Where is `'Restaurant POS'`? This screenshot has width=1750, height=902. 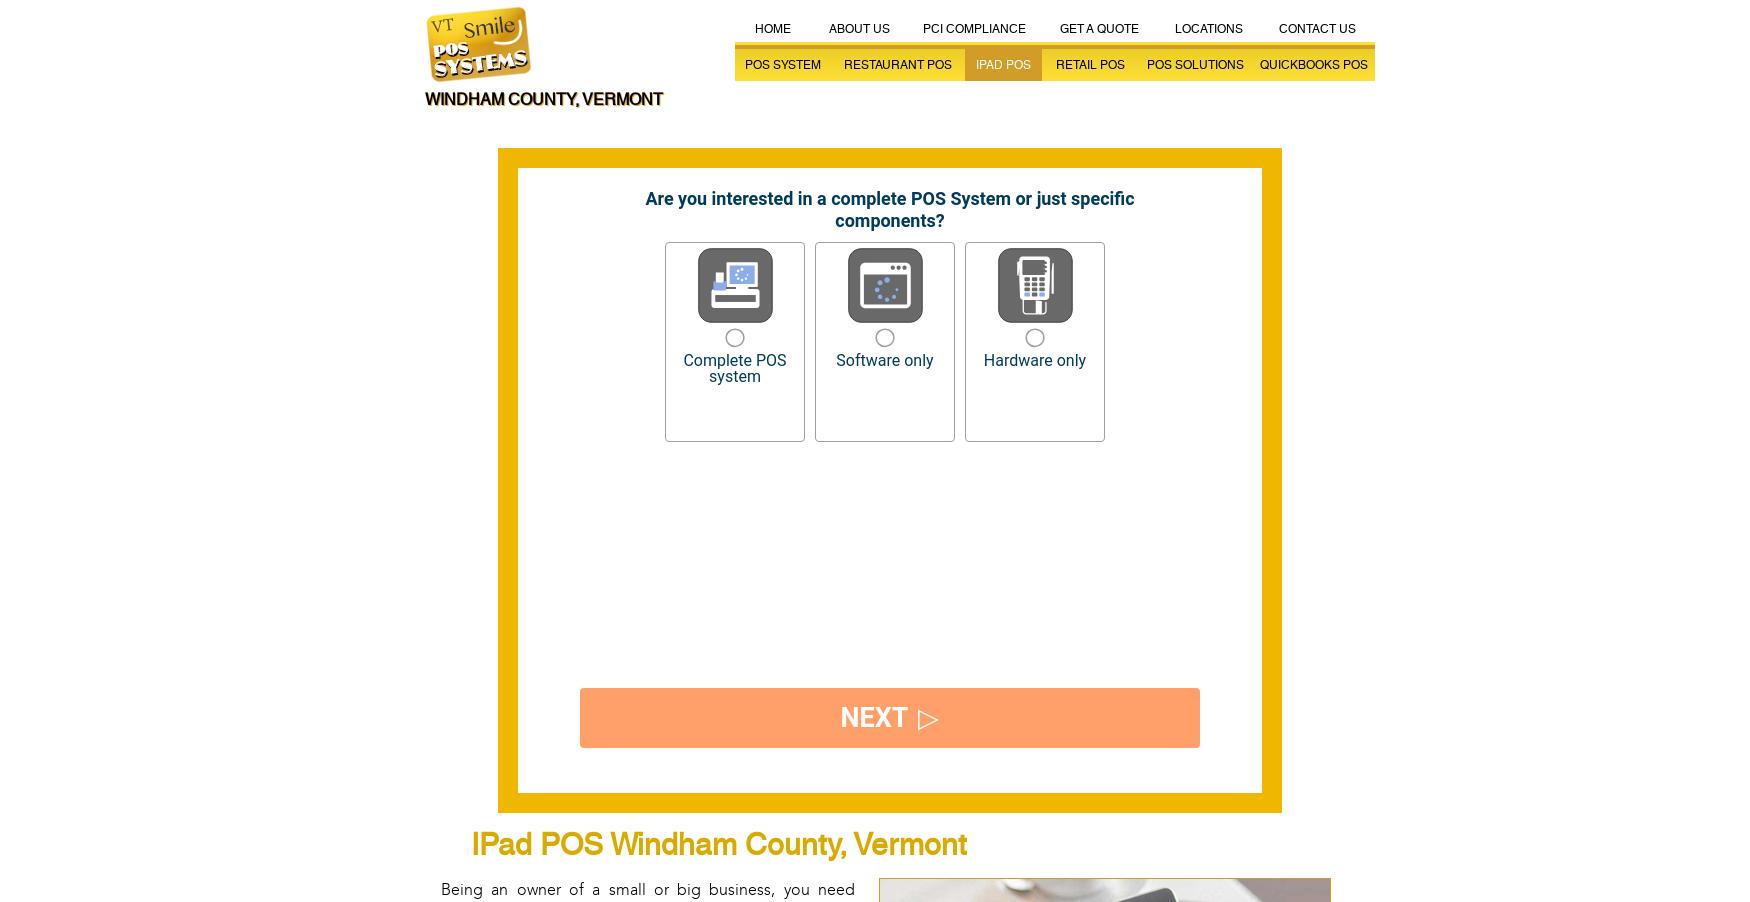 'Restaurant POS' is located at coordinates (896, 64).